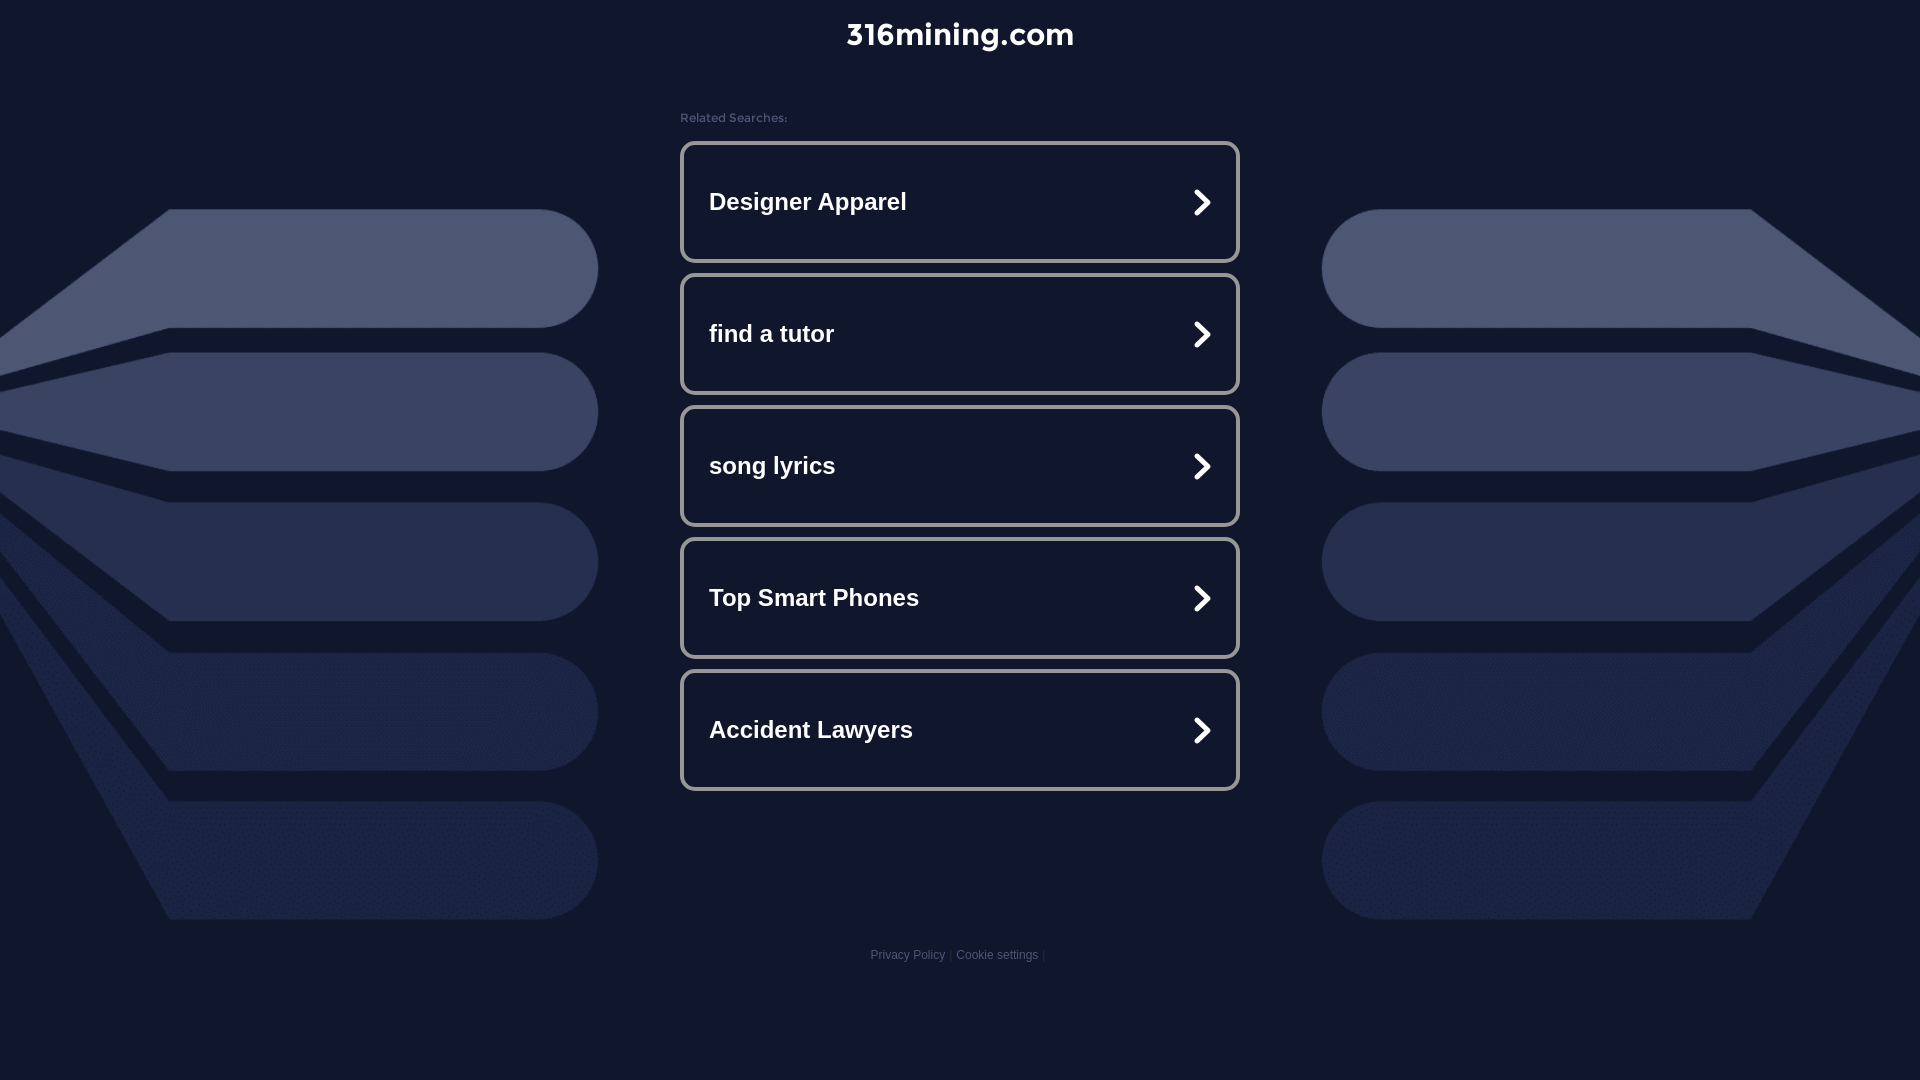  Describe the element at coordinates (997, 954) in the screenshot. I see `'Cookie settings'` at that location.